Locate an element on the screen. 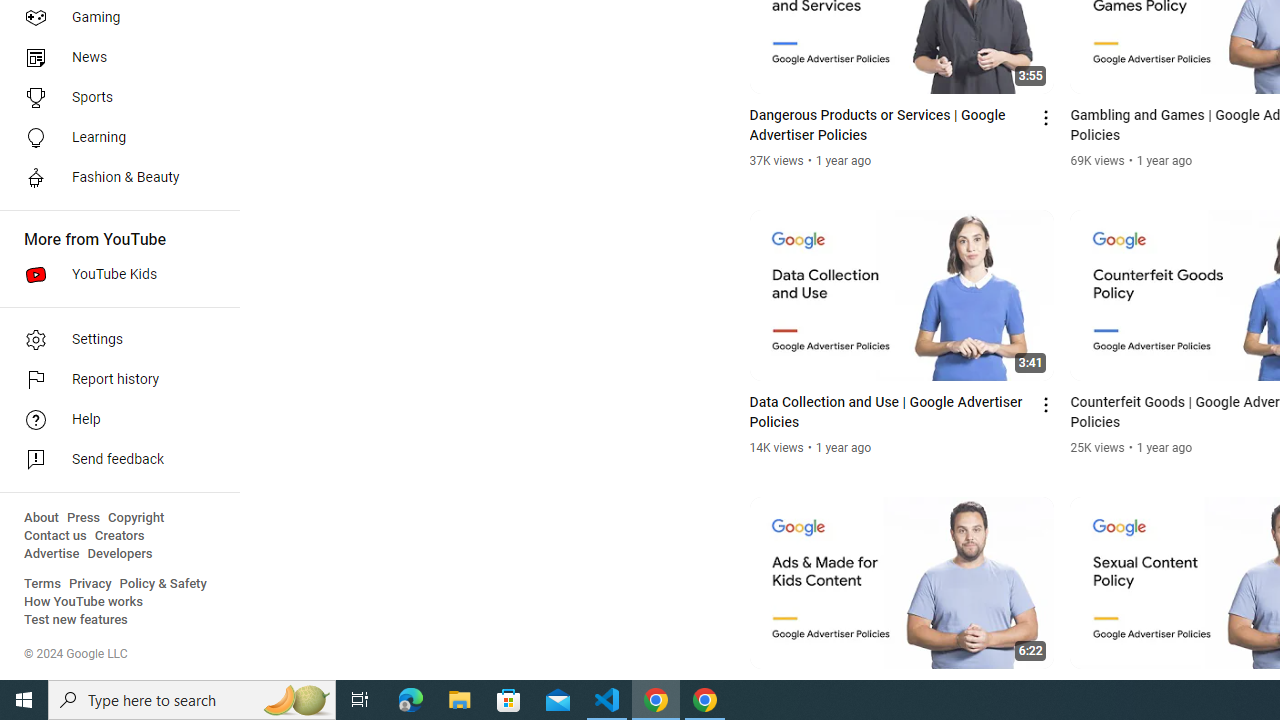 This screenshot has height=720, width=1280. 'Contact us' is located at coordinates (55, 535).